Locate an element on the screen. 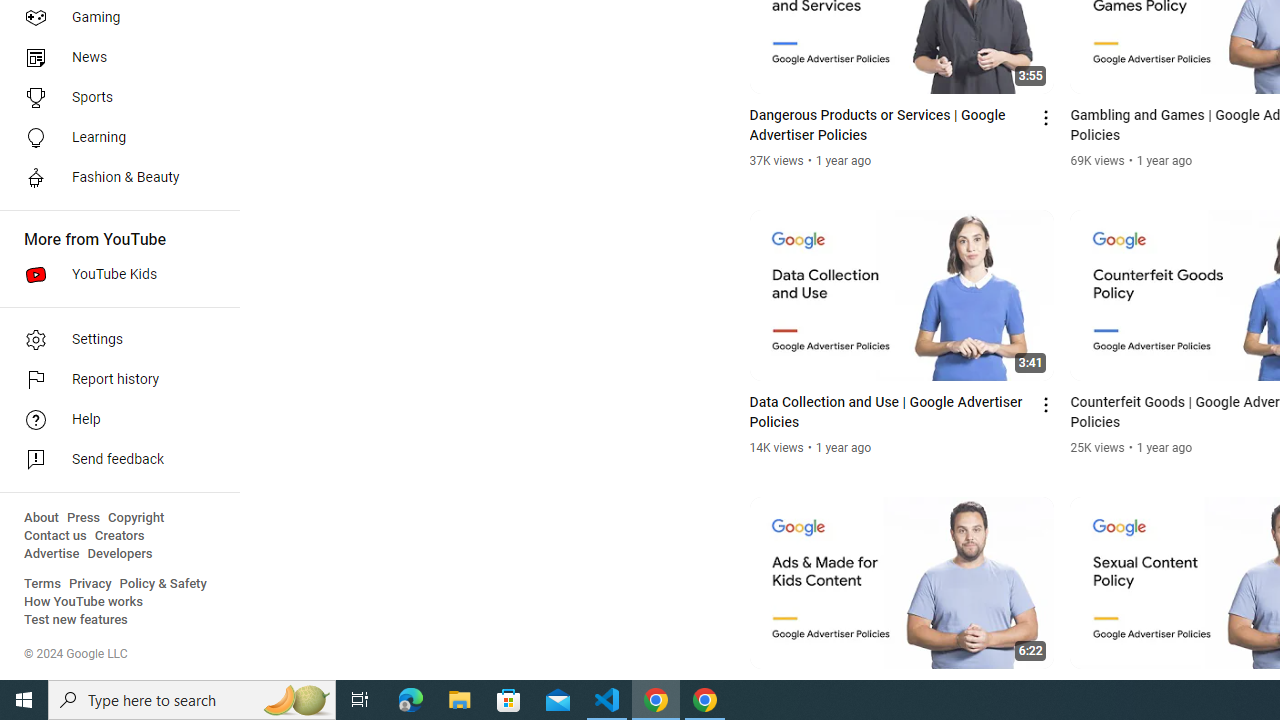 This screenshot has height=720, width=1280. 'Contact us' is located at coordinates (55, 535).